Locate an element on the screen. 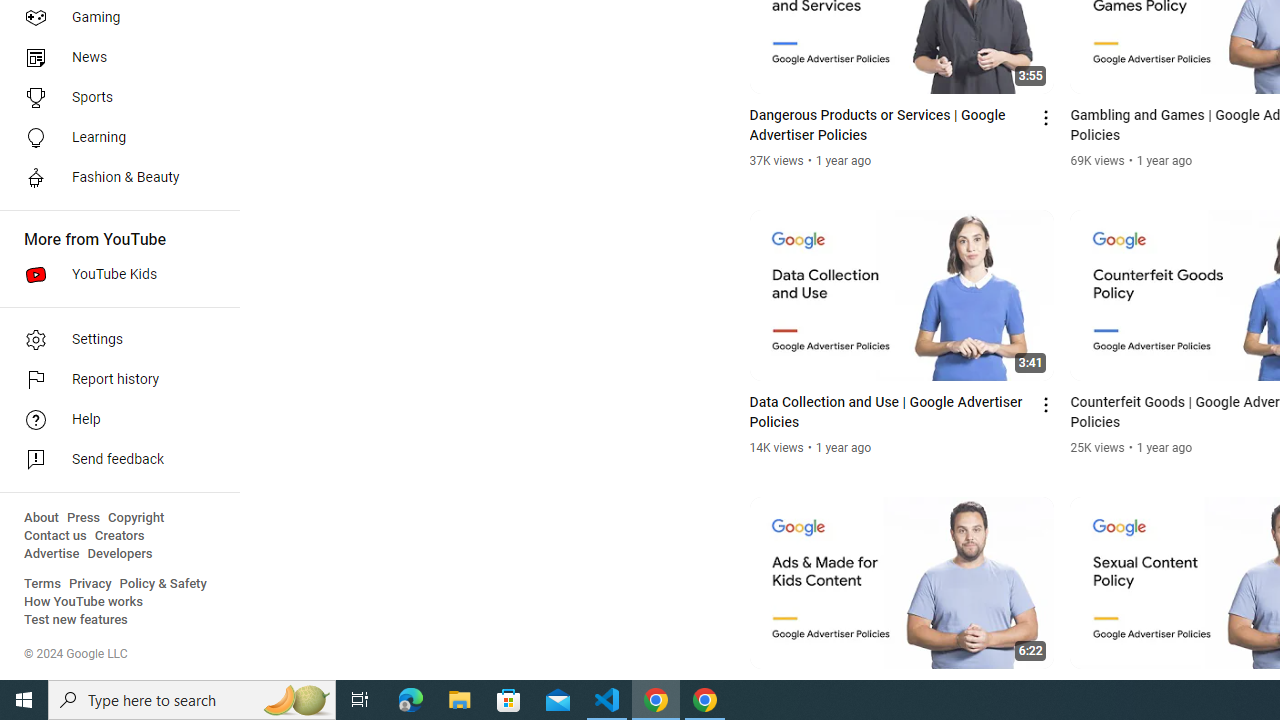 This screenshot has height=720, width=1280. 'Contact us' is located at coordinates (55, 535).